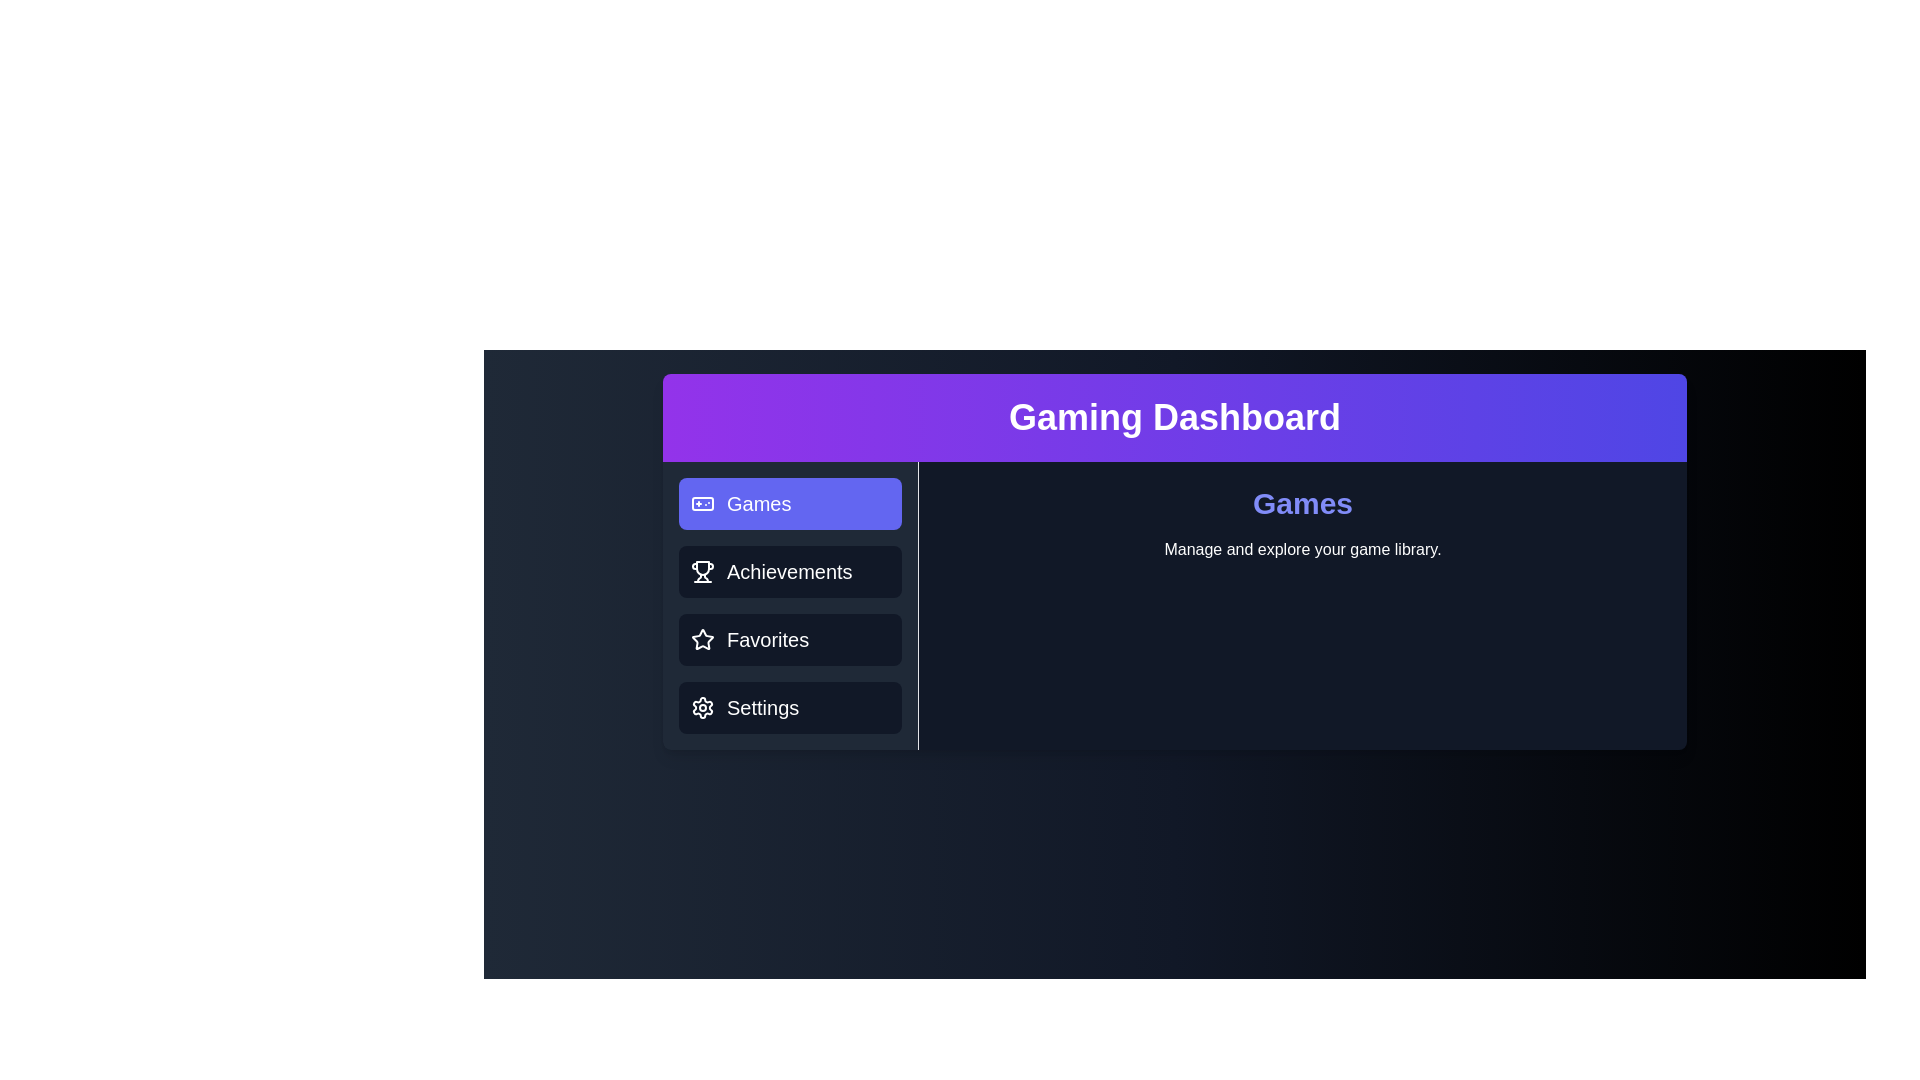 The image size is (1920, 1080). Describe the element at coordinates (789, 640) in the screenshot. I see `the Favorites tab to switch the active view` at that location.